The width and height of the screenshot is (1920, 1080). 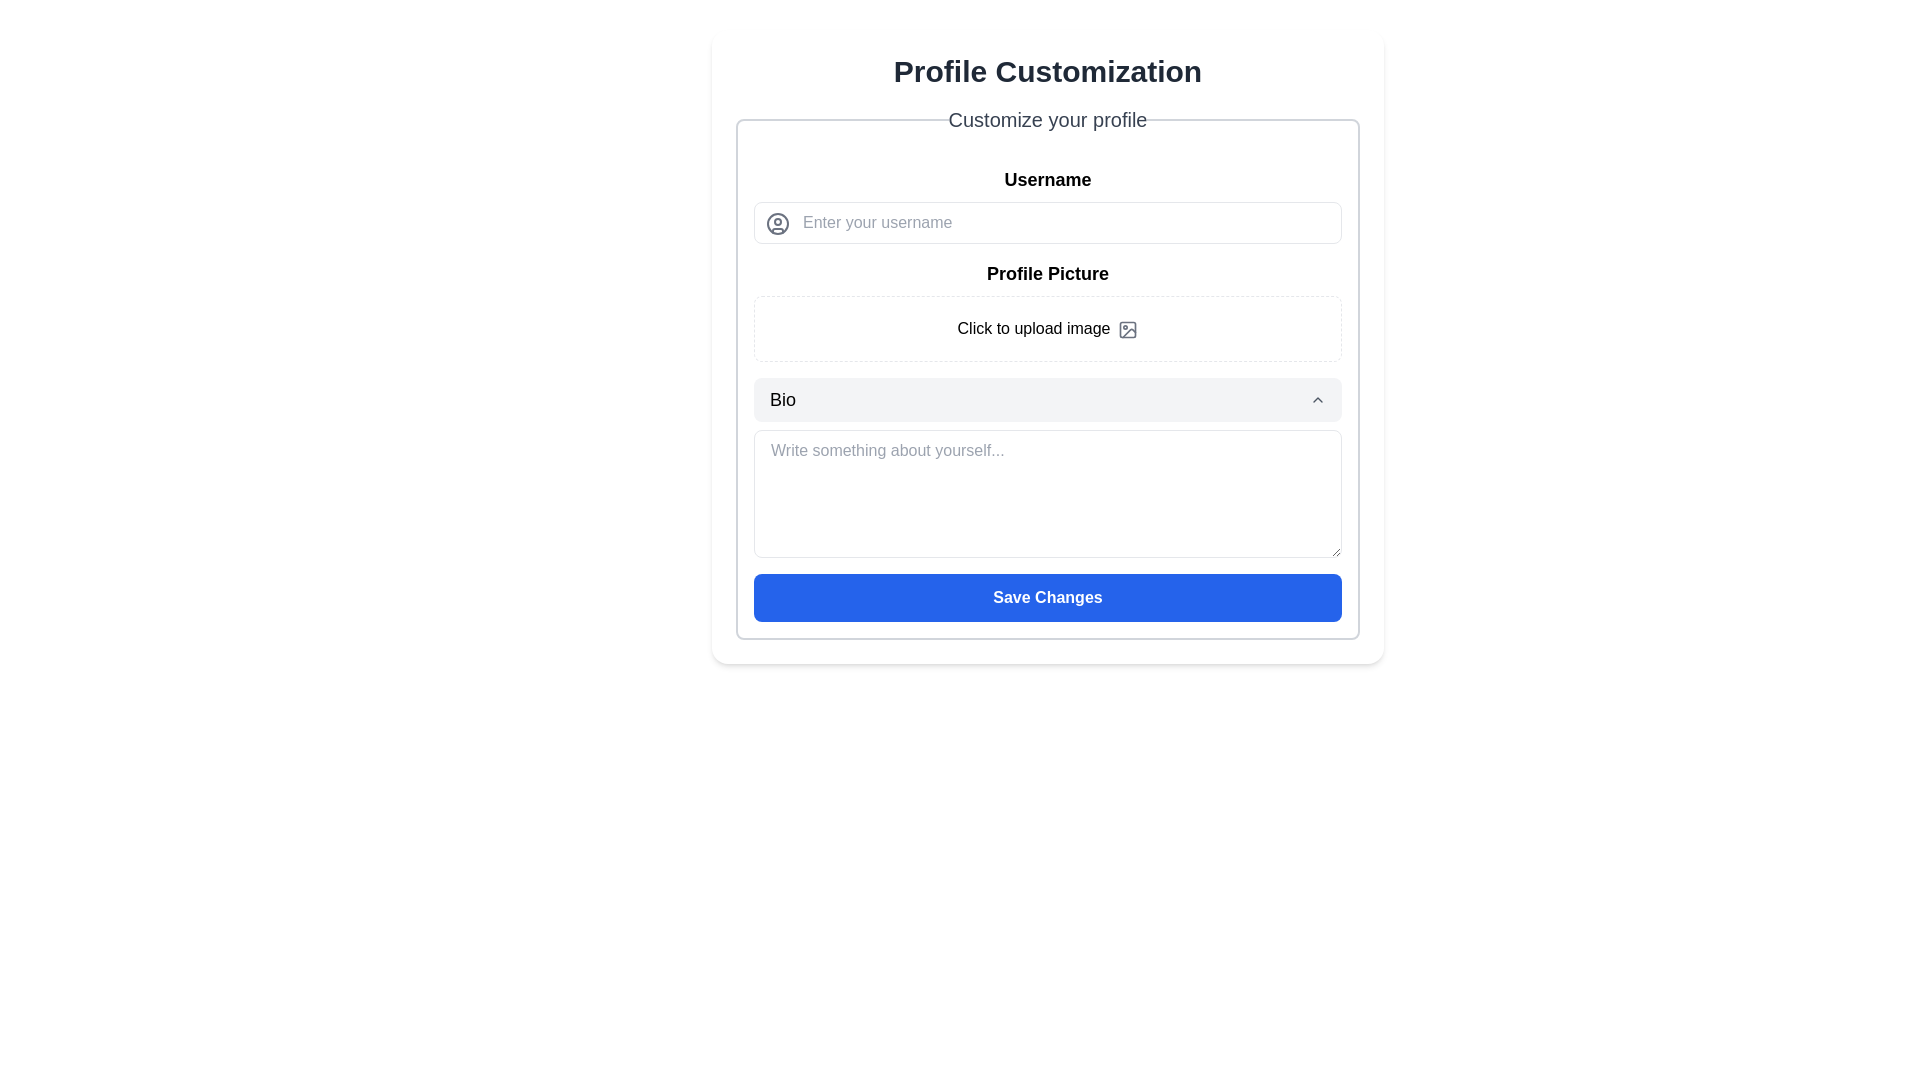 What do you see at coordinates (1128, 328) in the screenshot?
I see `the small rectangular shape with rounded corners located within the image upload icon next to the 'Click to upload image' text in the 'Profile Picture' section` at bounding box center [1128, 328].